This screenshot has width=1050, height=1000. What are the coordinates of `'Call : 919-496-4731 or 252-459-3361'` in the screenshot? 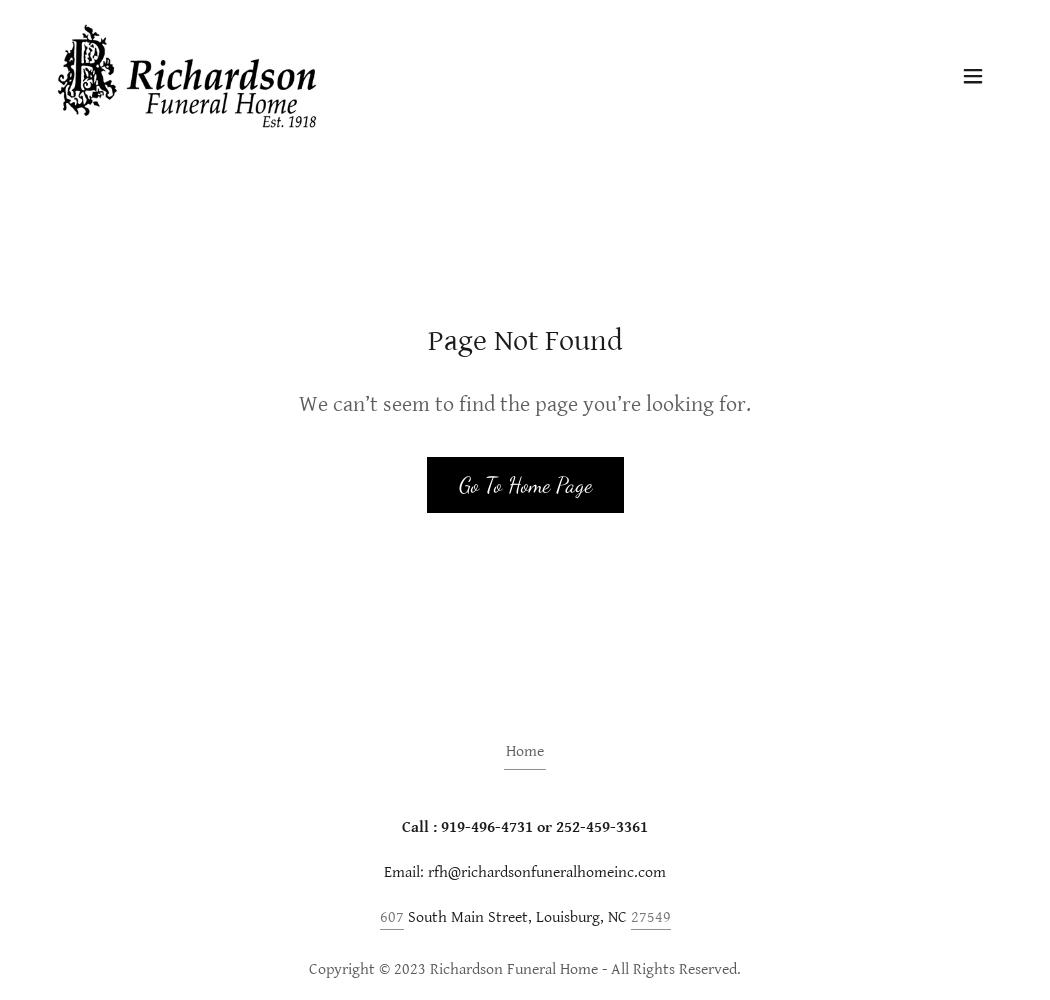 It's located at (525, 826).